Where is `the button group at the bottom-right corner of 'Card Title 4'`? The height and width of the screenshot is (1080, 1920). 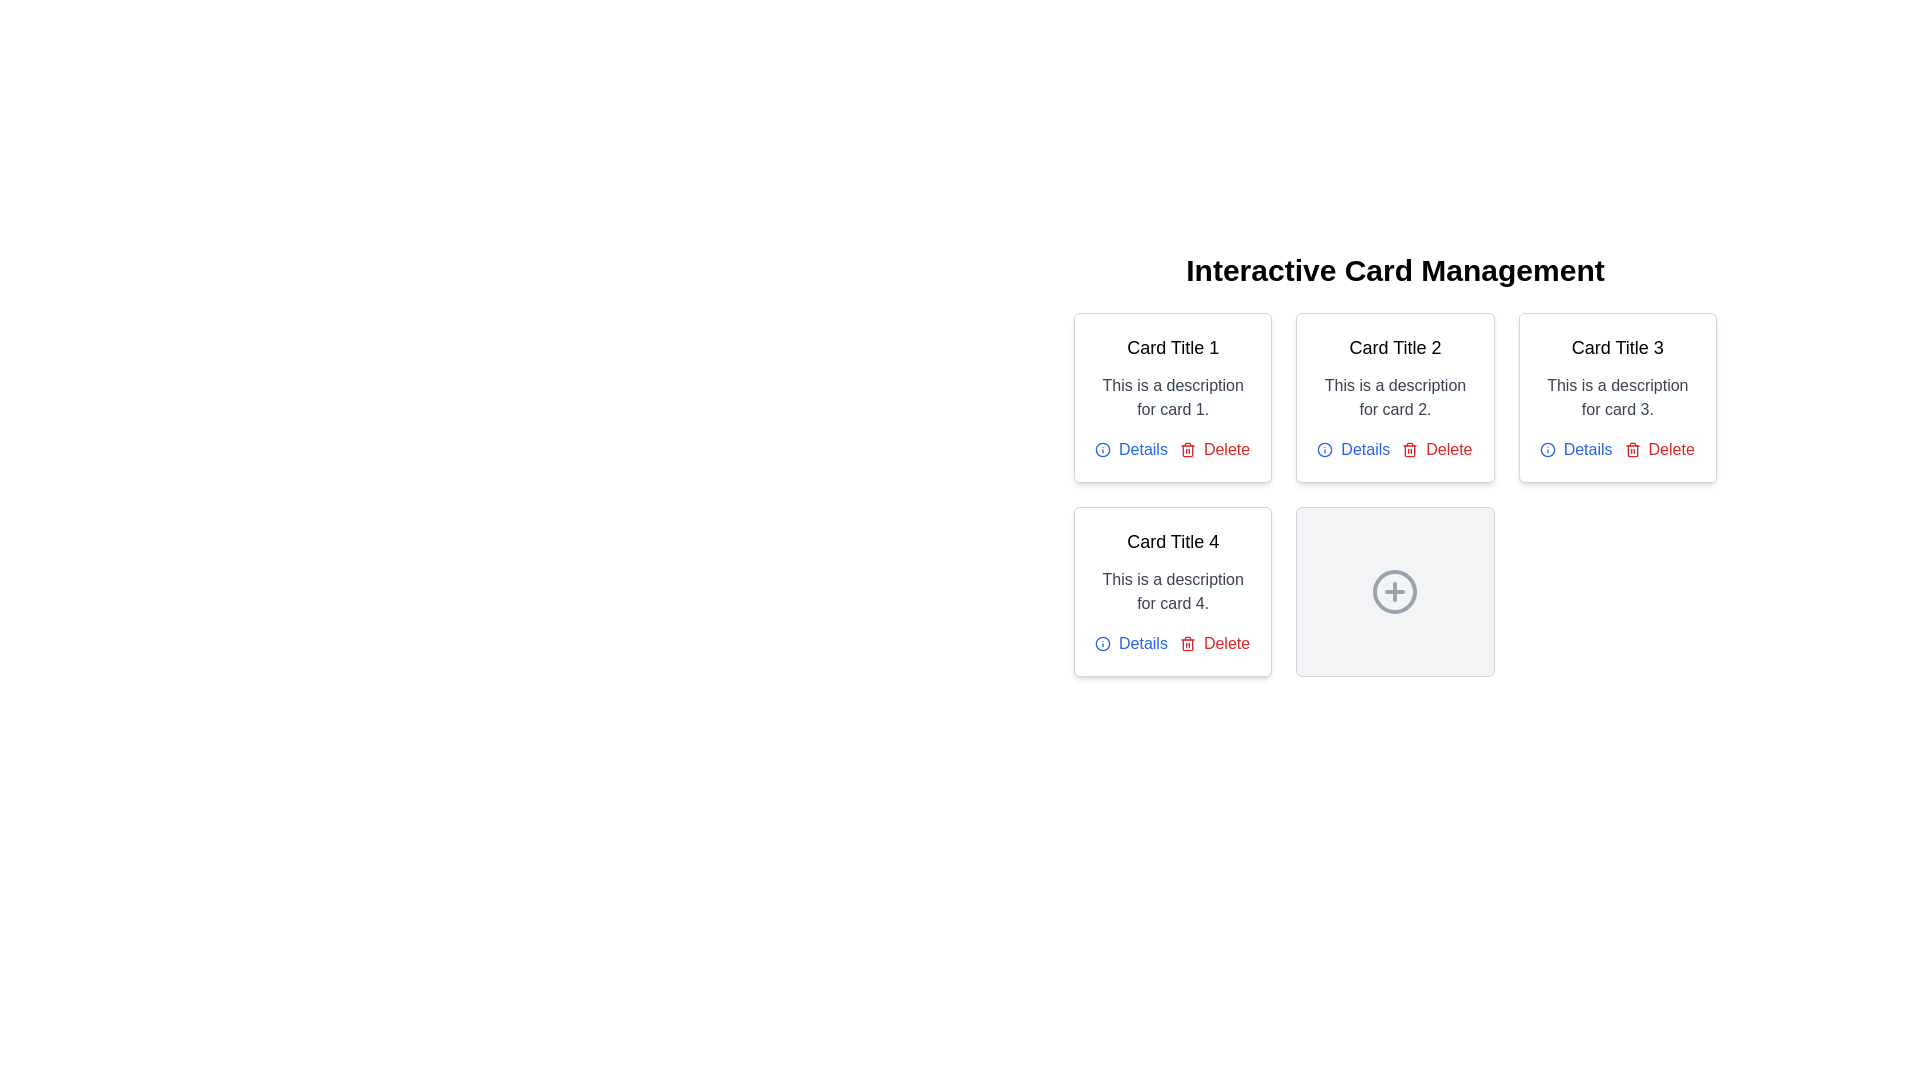
the button group at the bottom-right corner of 'Card Title 4' is located at coordinates (1173, 644).